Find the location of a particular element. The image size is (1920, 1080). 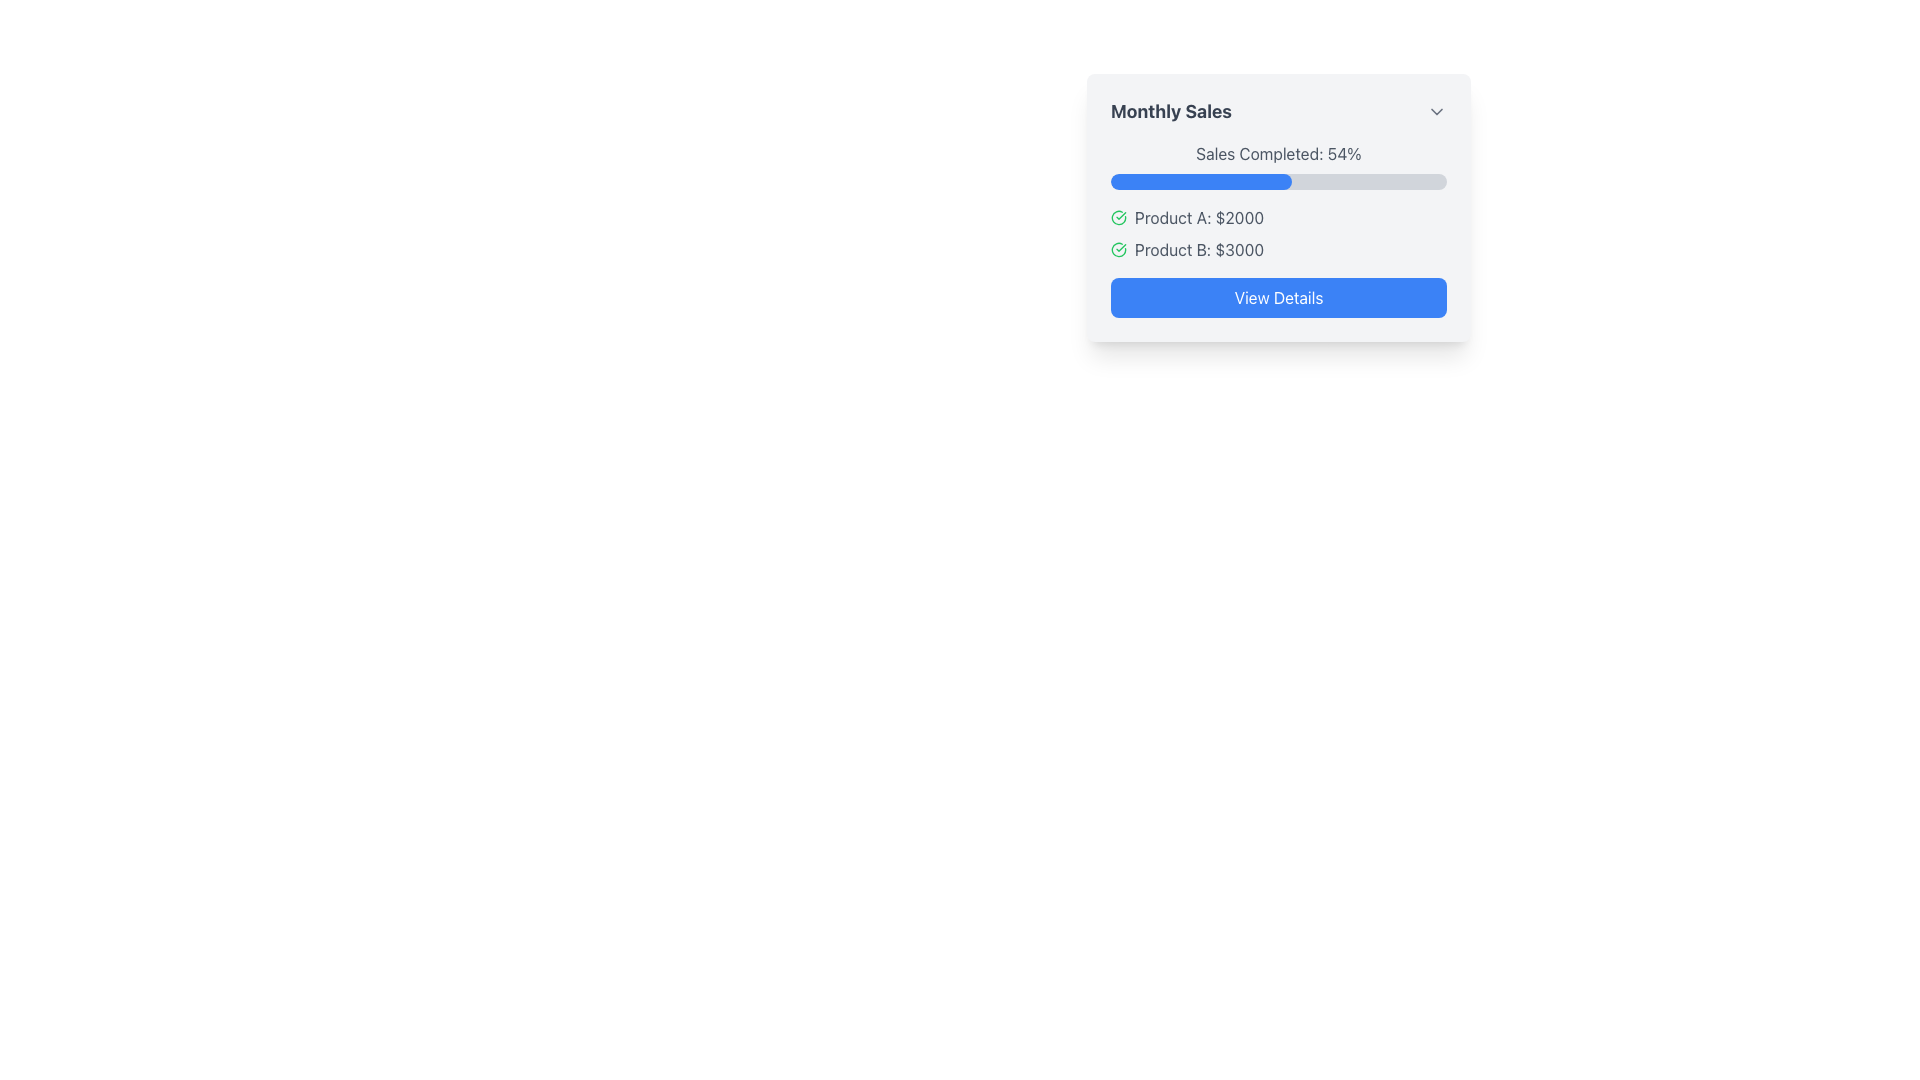

the Status indicator icon that indicates a completed status for 'Product A', located in the 'Product A: $2000' section to the left of the text is located at coordinates (1117, 218).